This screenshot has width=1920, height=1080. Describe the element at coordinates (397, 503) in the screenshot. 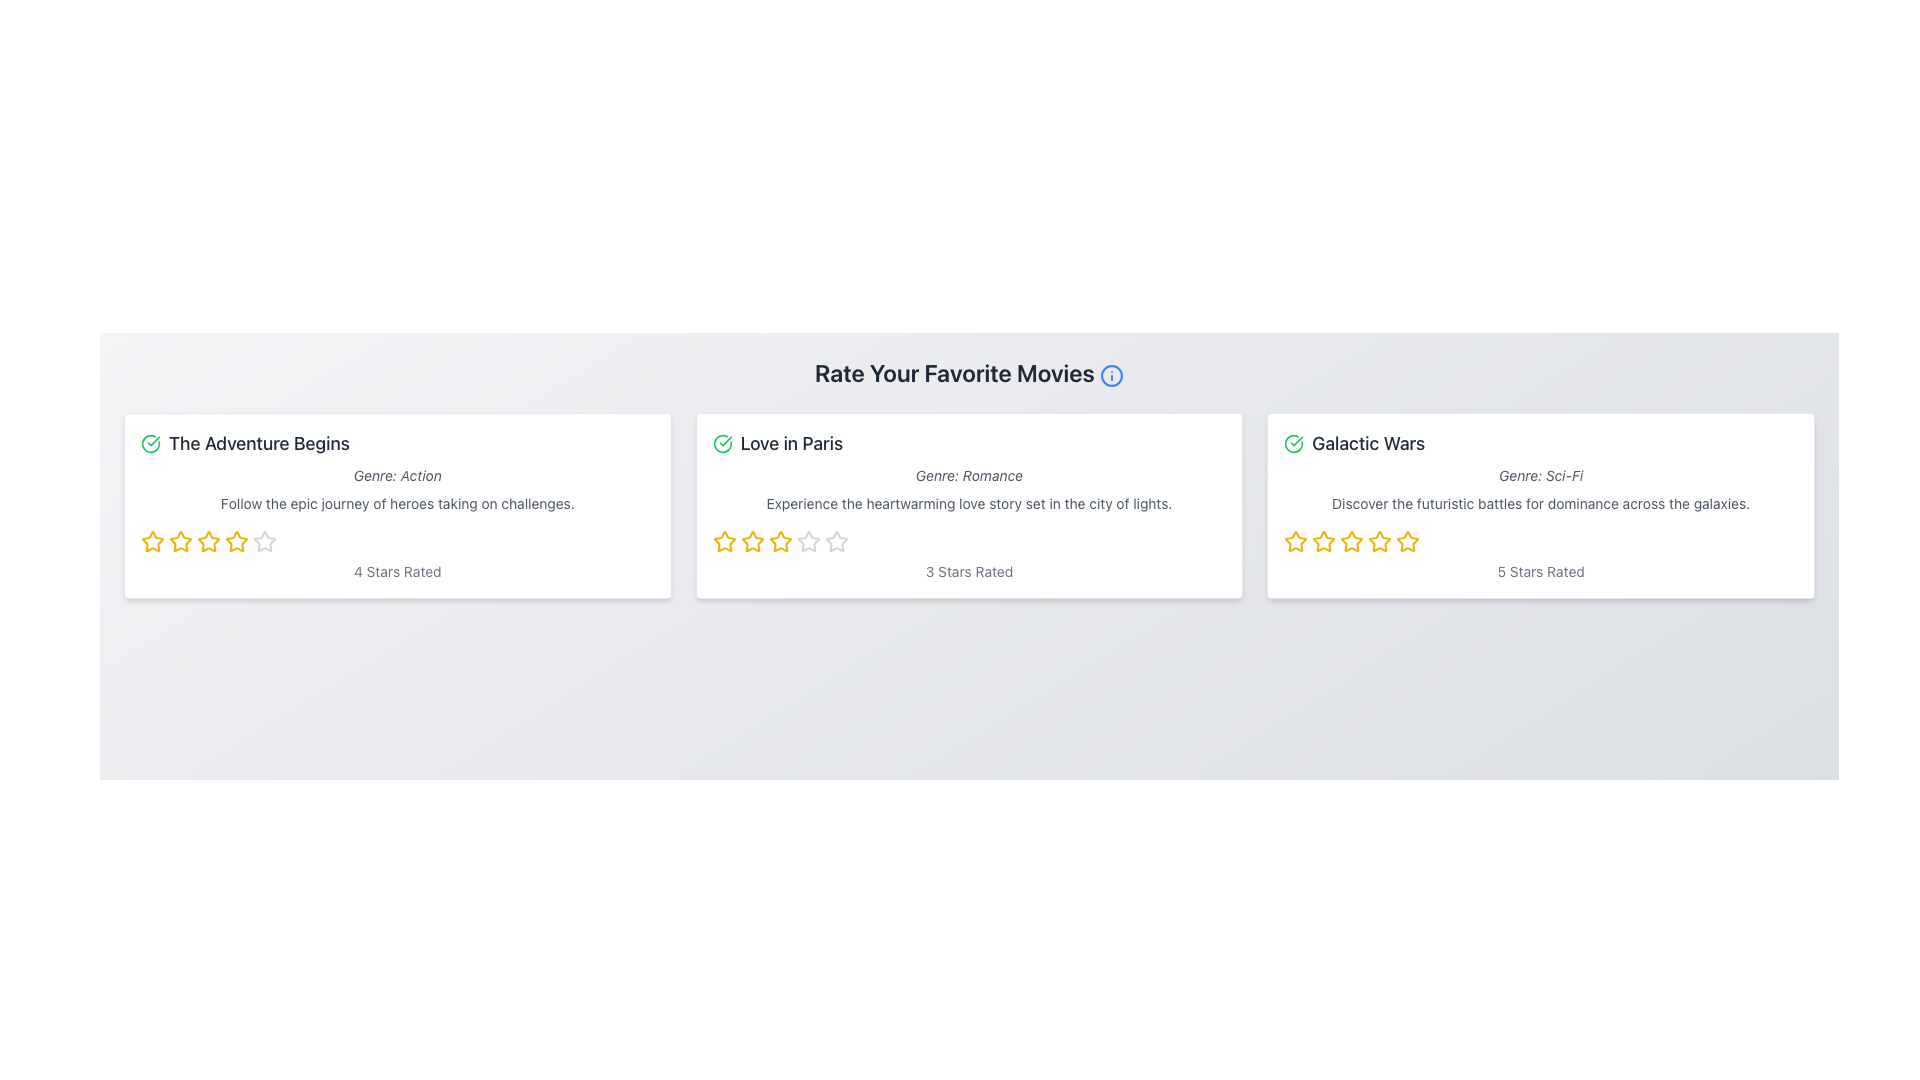

I see `the static text element that reads 'Follow the epic journey of heroes taking on challenges.' which is positioned below the 'Genre: Action' text and above the star rating display in the card titled 'The Adventure Begins'` at that location.